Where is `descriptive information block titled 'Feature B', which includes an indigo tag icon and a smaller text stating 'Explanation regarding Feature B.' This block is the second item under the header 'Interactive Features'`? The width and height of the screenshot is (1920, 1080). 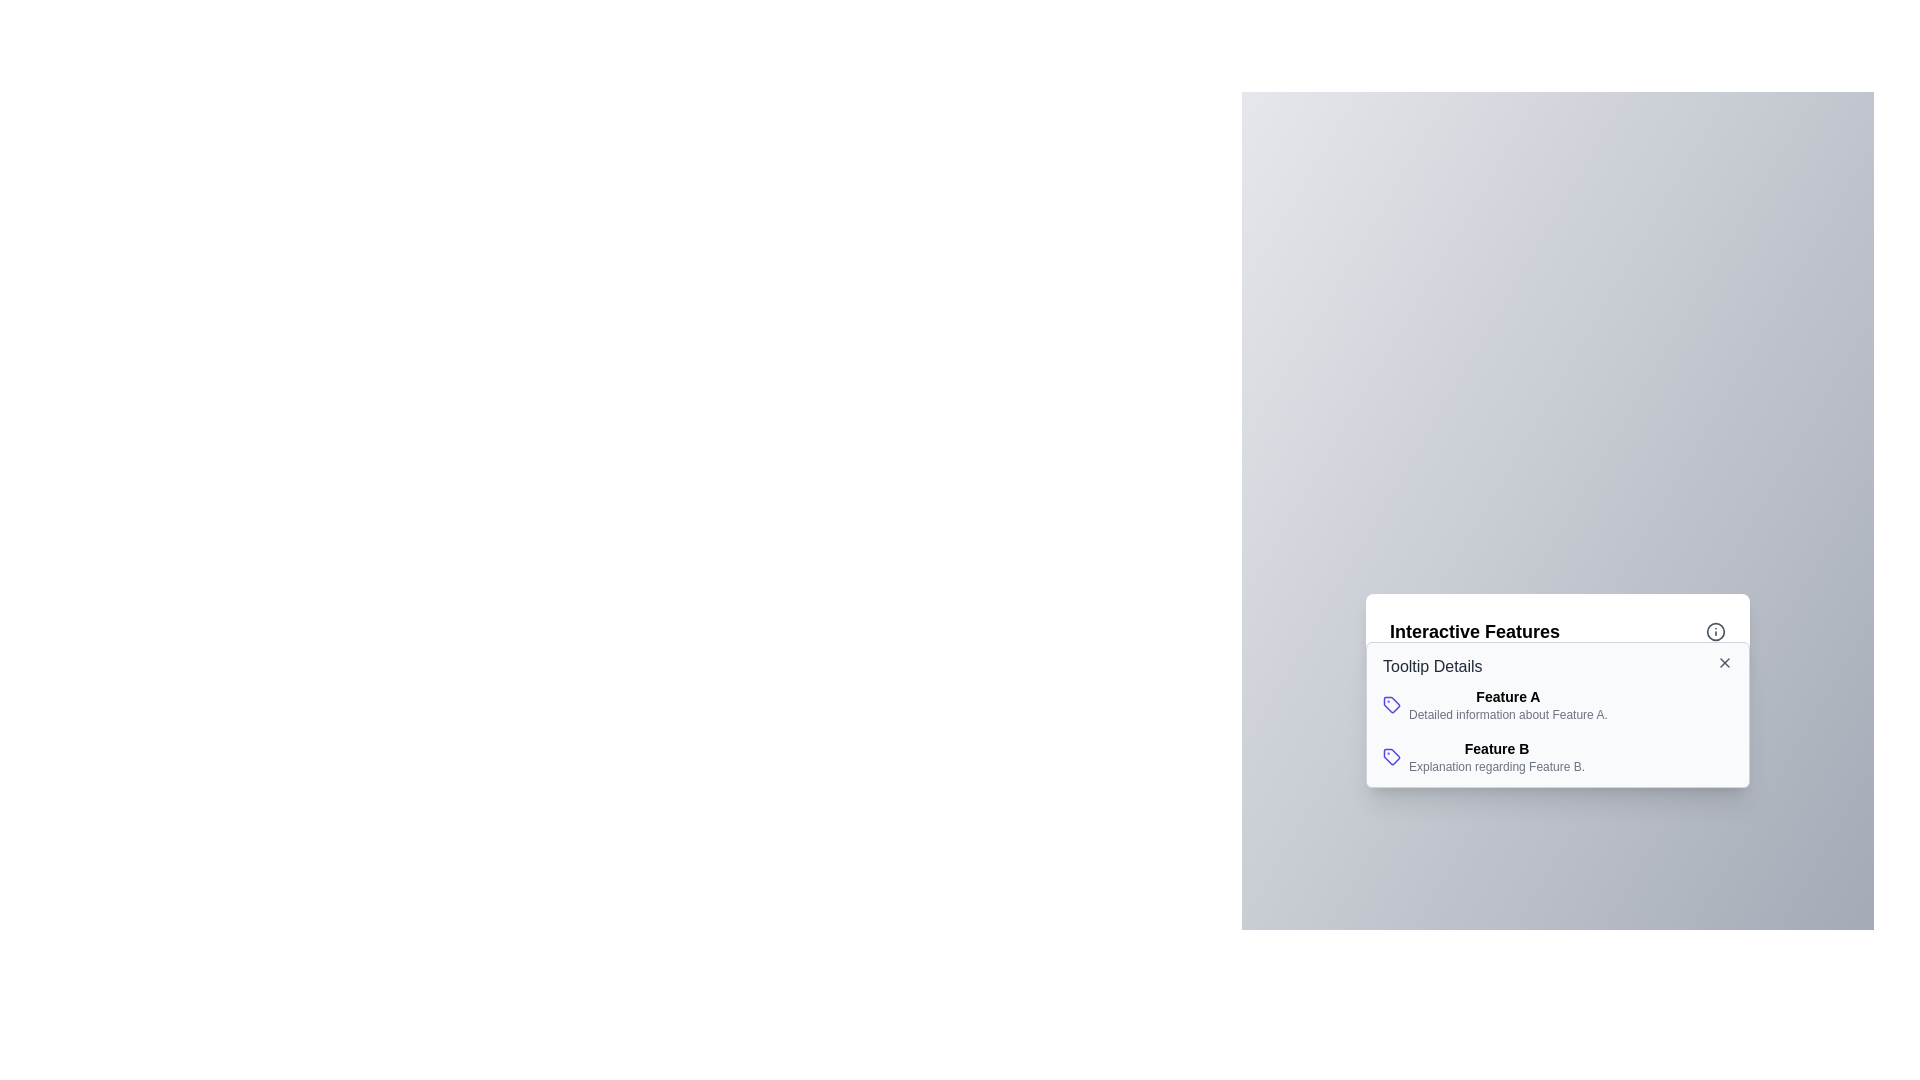 descriptive information block titled 'Feature B', which includes an indigo tag icon and a smaller text stating 'Explanation regarding Feature B.' This block is the second item under the header 'Interactive Features' is located at coordinates (1557, 756).